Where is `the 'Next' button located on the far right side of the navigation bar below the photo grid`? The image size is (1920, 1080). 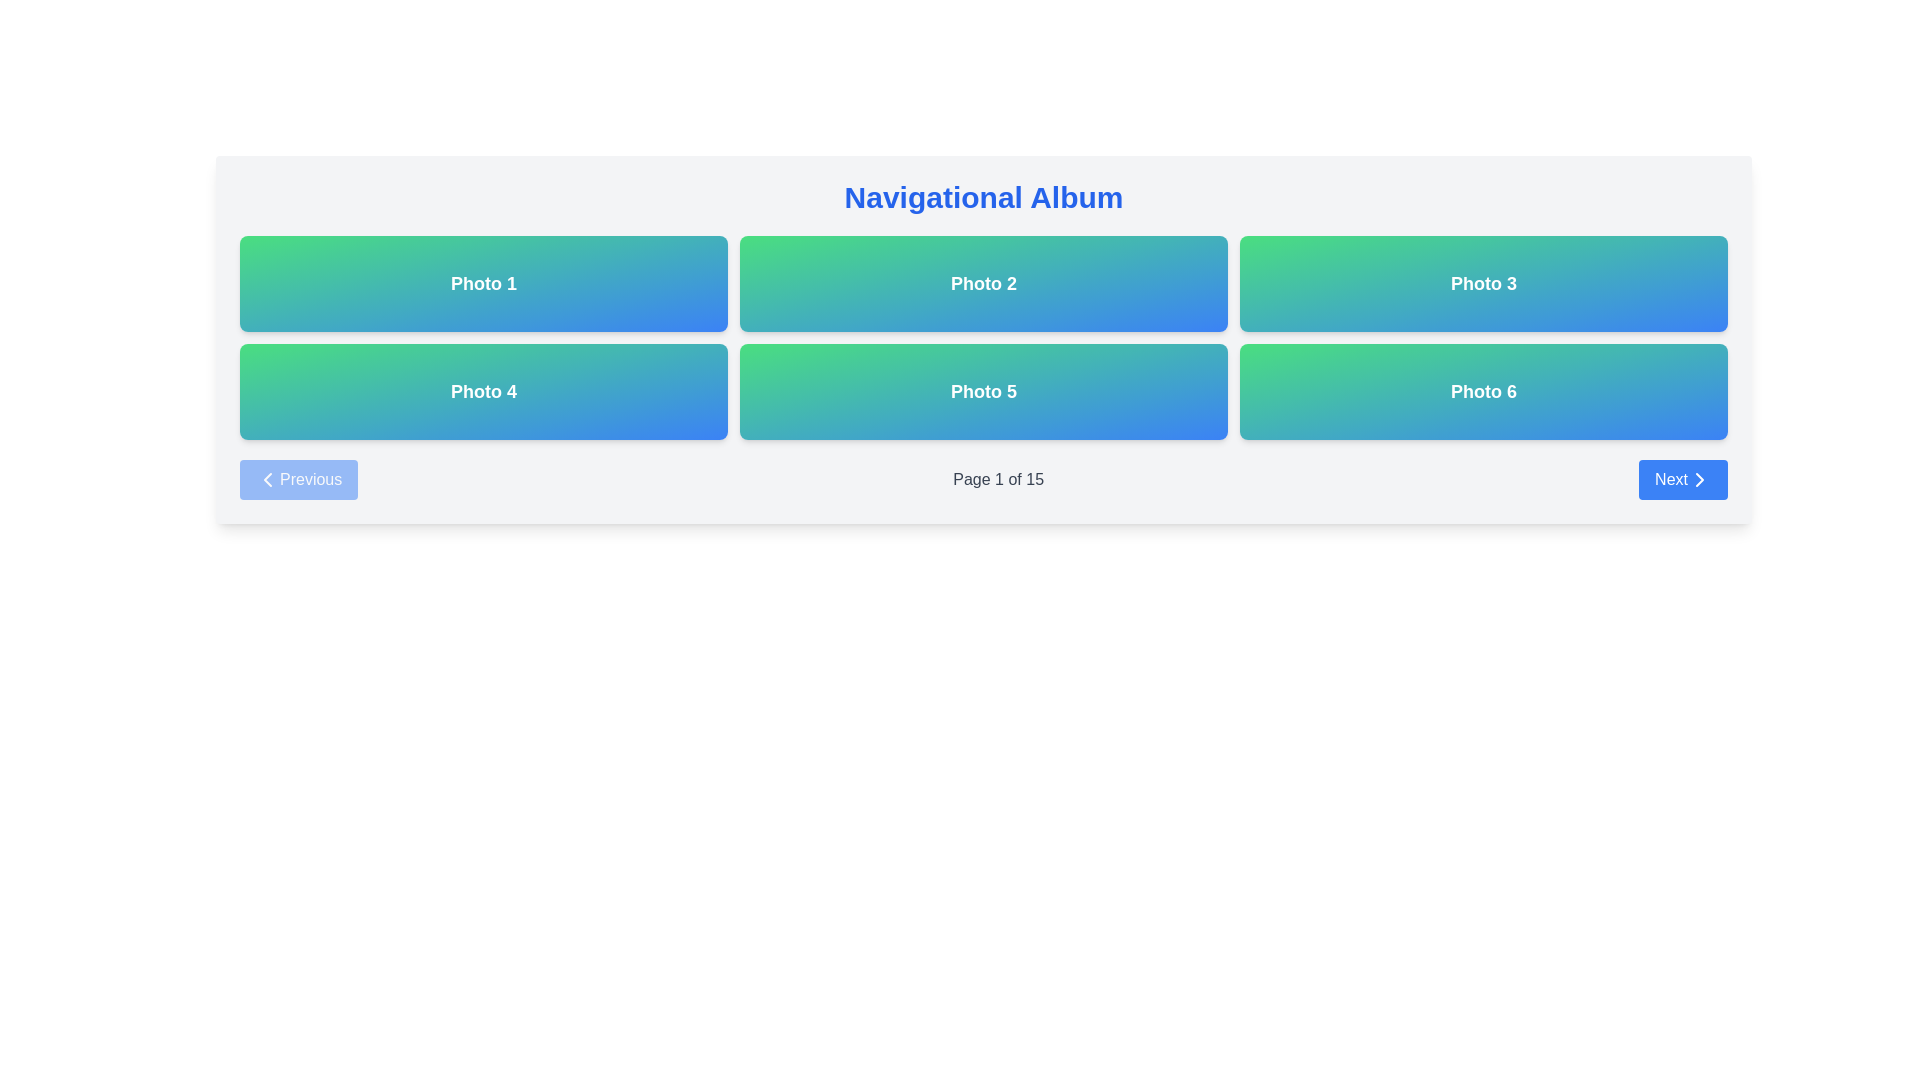 the 'Next' button located on the far right side of the navigation bar below the photo grid is located at coordinates (1682, 479).